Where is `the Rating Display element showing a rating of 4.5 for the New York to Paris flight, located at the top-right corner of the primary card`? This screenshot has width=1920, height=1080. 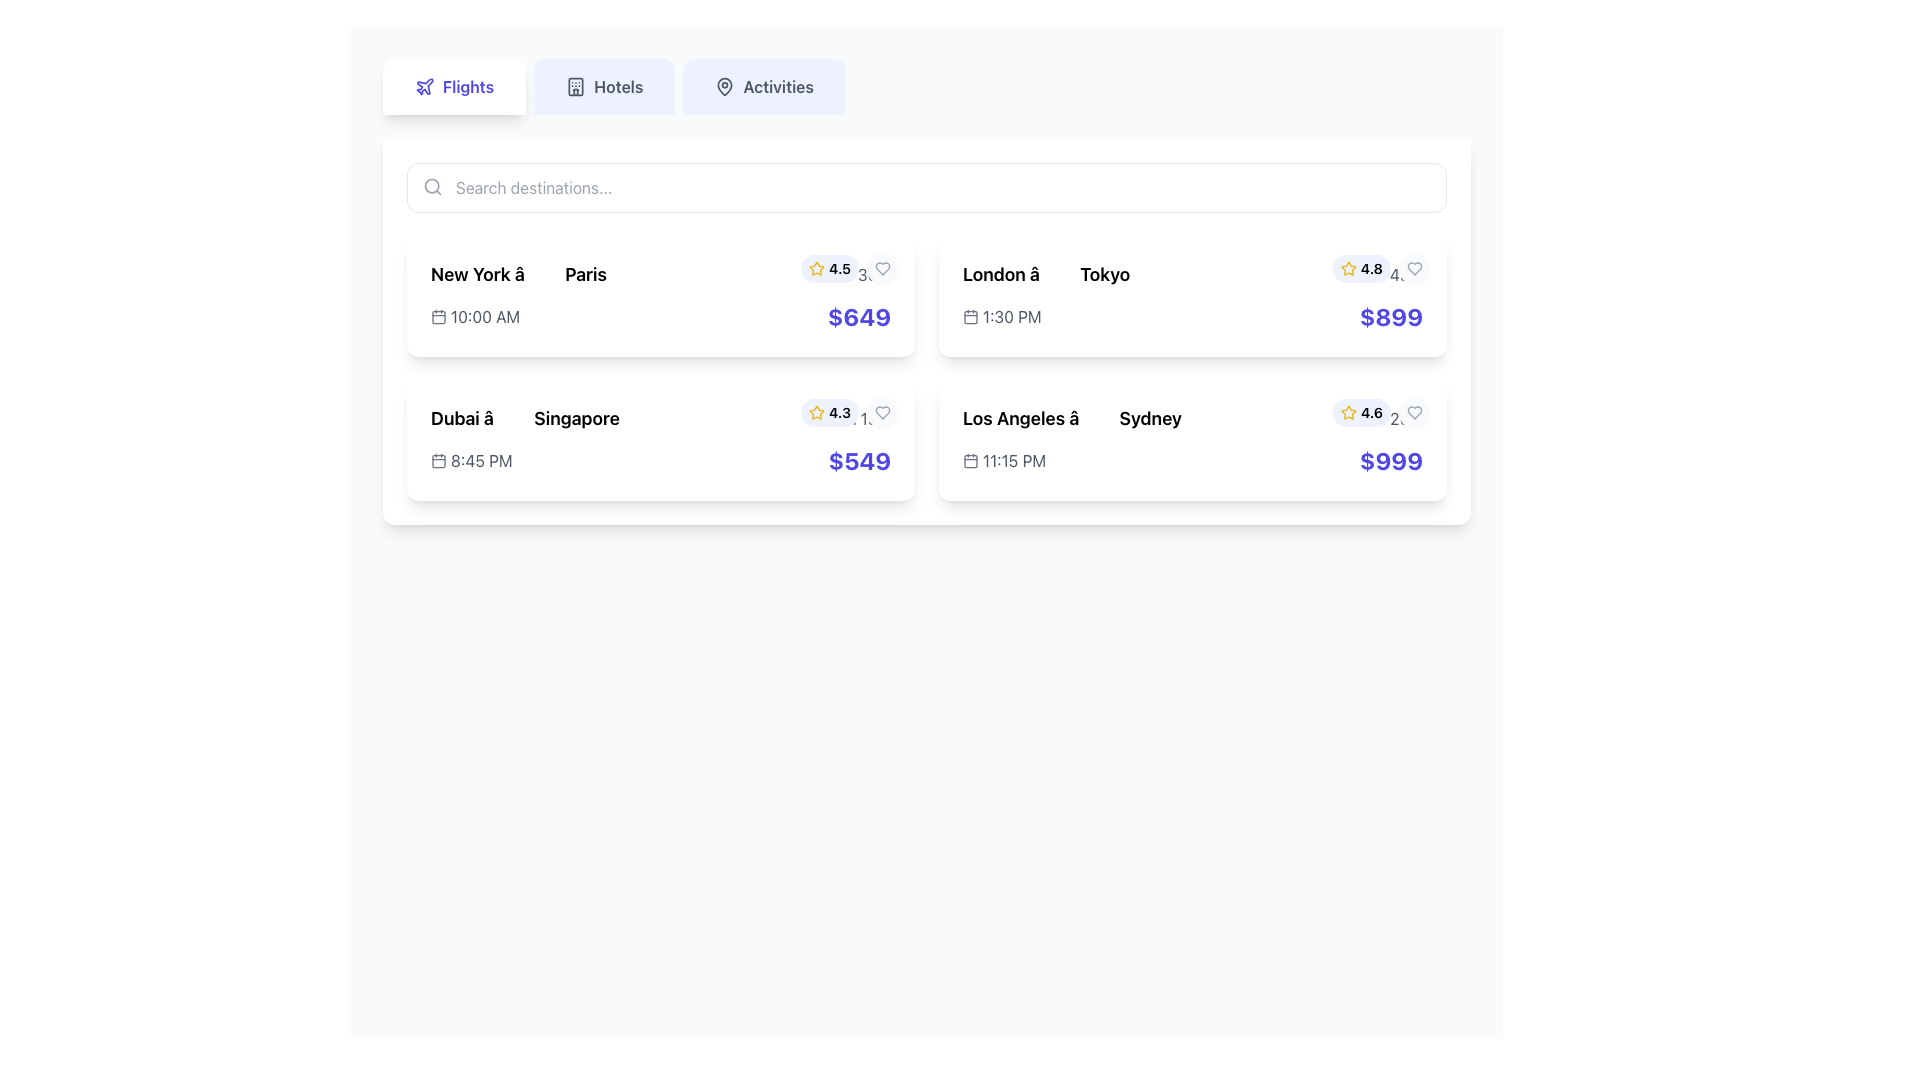
the Rating Display element showing a rating of 4.5 for the New York to Paris flight, located at the top-right corner of the primary card is located at coordinates (849, 268).